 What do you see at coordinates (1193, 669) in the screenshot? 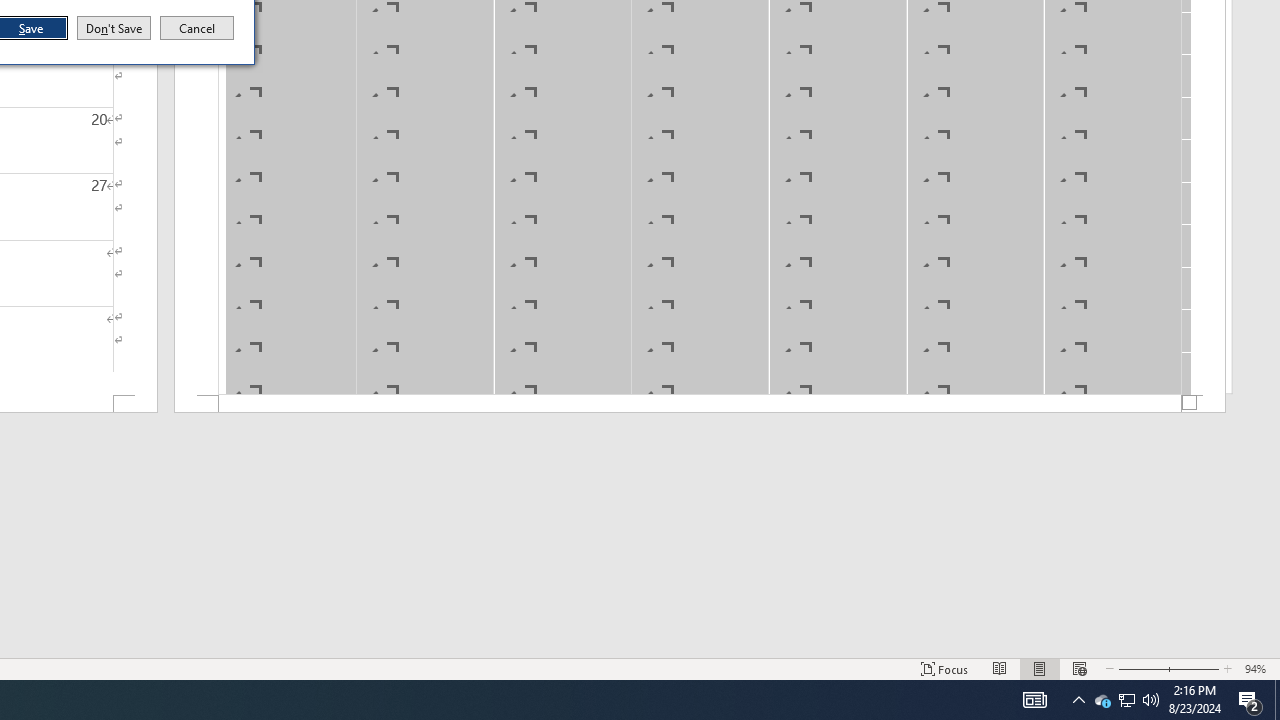
I see `'Zoom In'` at bounding box center [1193, 669].